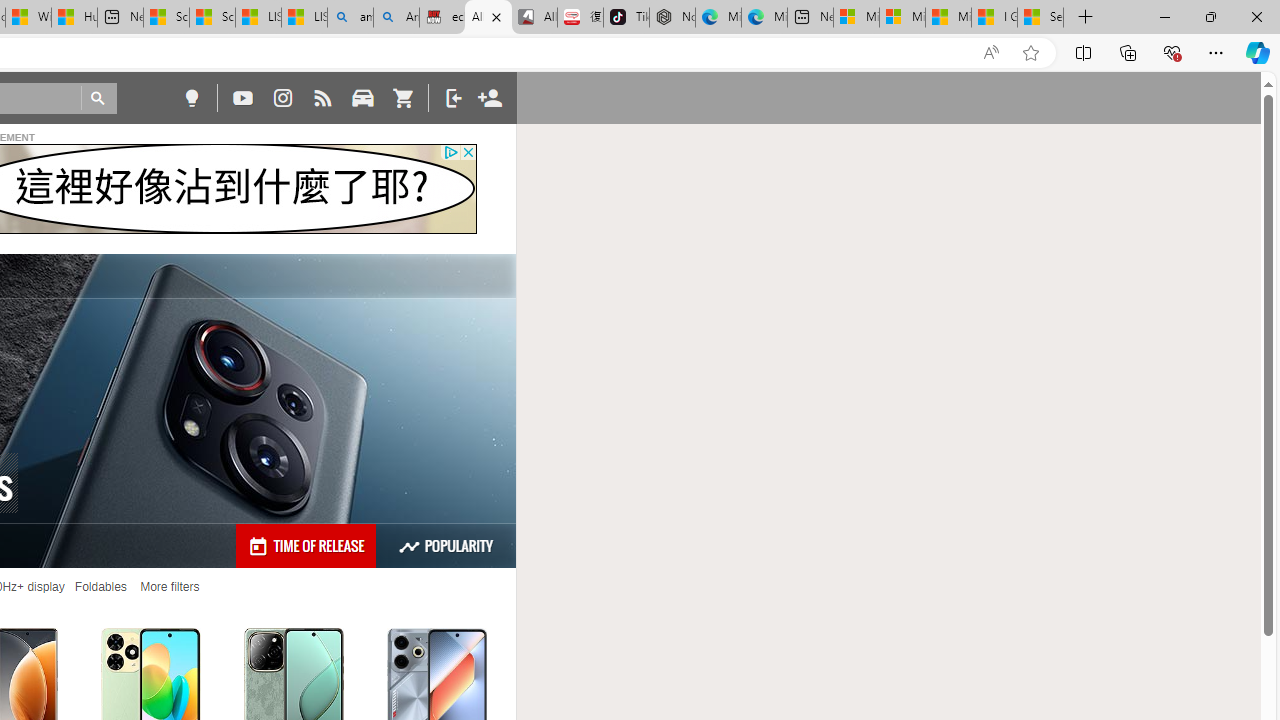 This screenshot has height=720, width=1280. I want to click on 'Collections', so click(1128, 51).